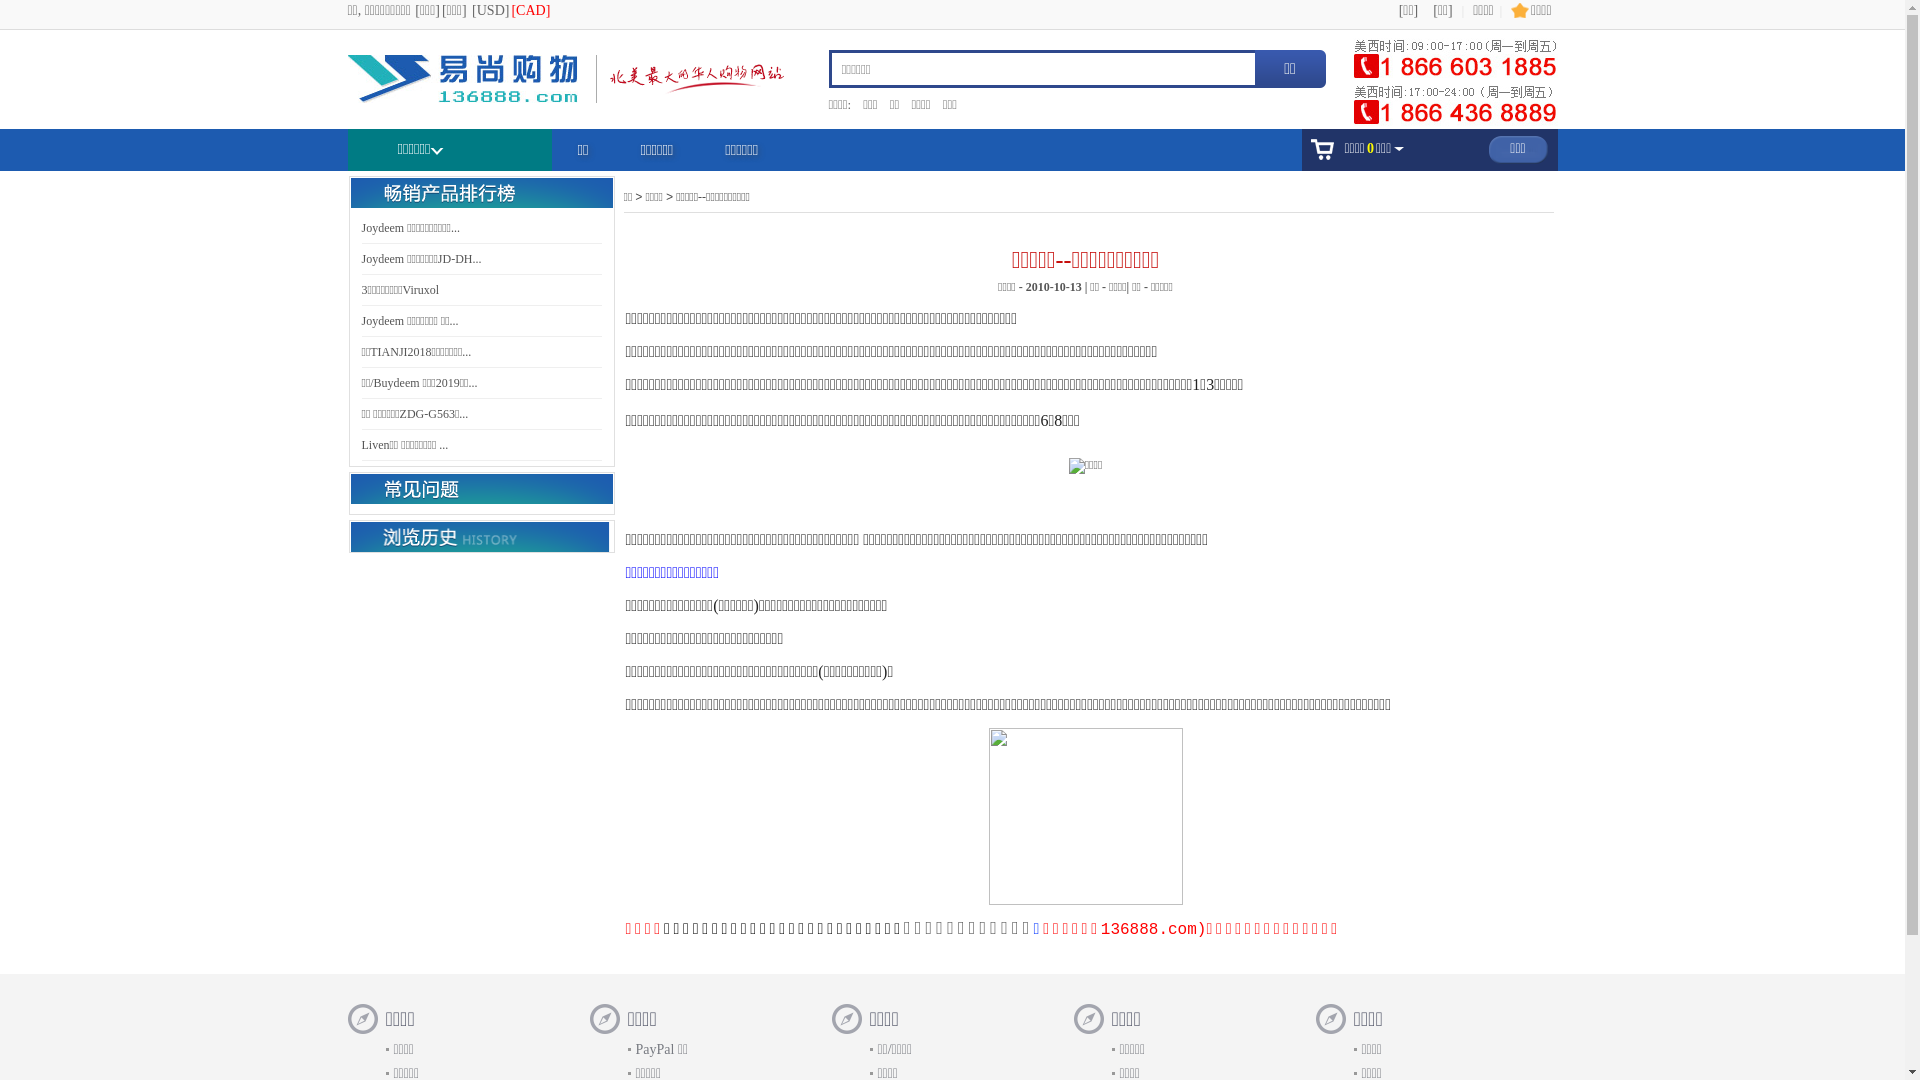 The height and width of the screenshot is (1080, 1920). I want to click on '[CAD]', so click(510, 10).